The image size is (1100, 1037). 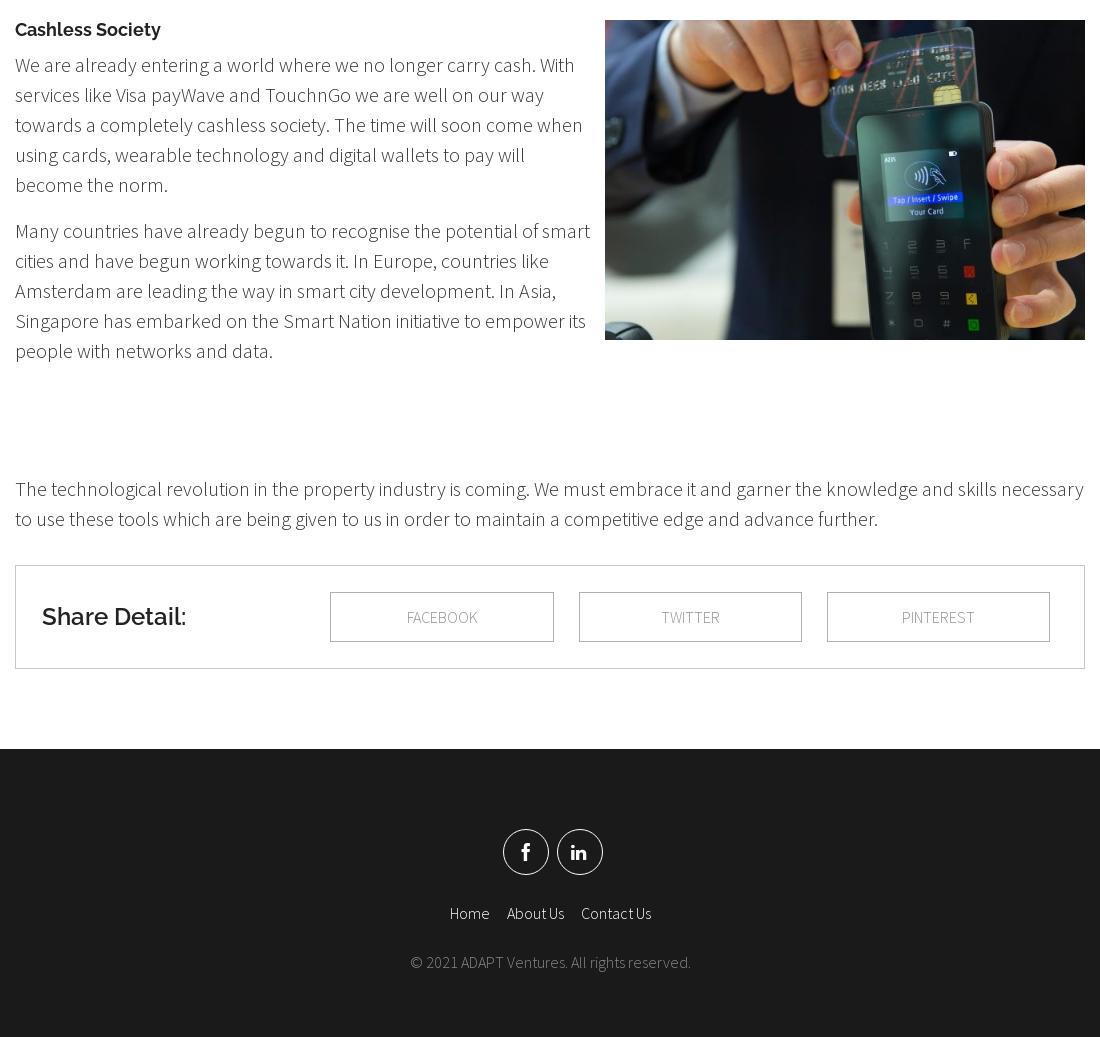 What do you see at coordinates (579, 912) in the screenshot?
I see `'Contact Us'` at bounding box center [579, 912].